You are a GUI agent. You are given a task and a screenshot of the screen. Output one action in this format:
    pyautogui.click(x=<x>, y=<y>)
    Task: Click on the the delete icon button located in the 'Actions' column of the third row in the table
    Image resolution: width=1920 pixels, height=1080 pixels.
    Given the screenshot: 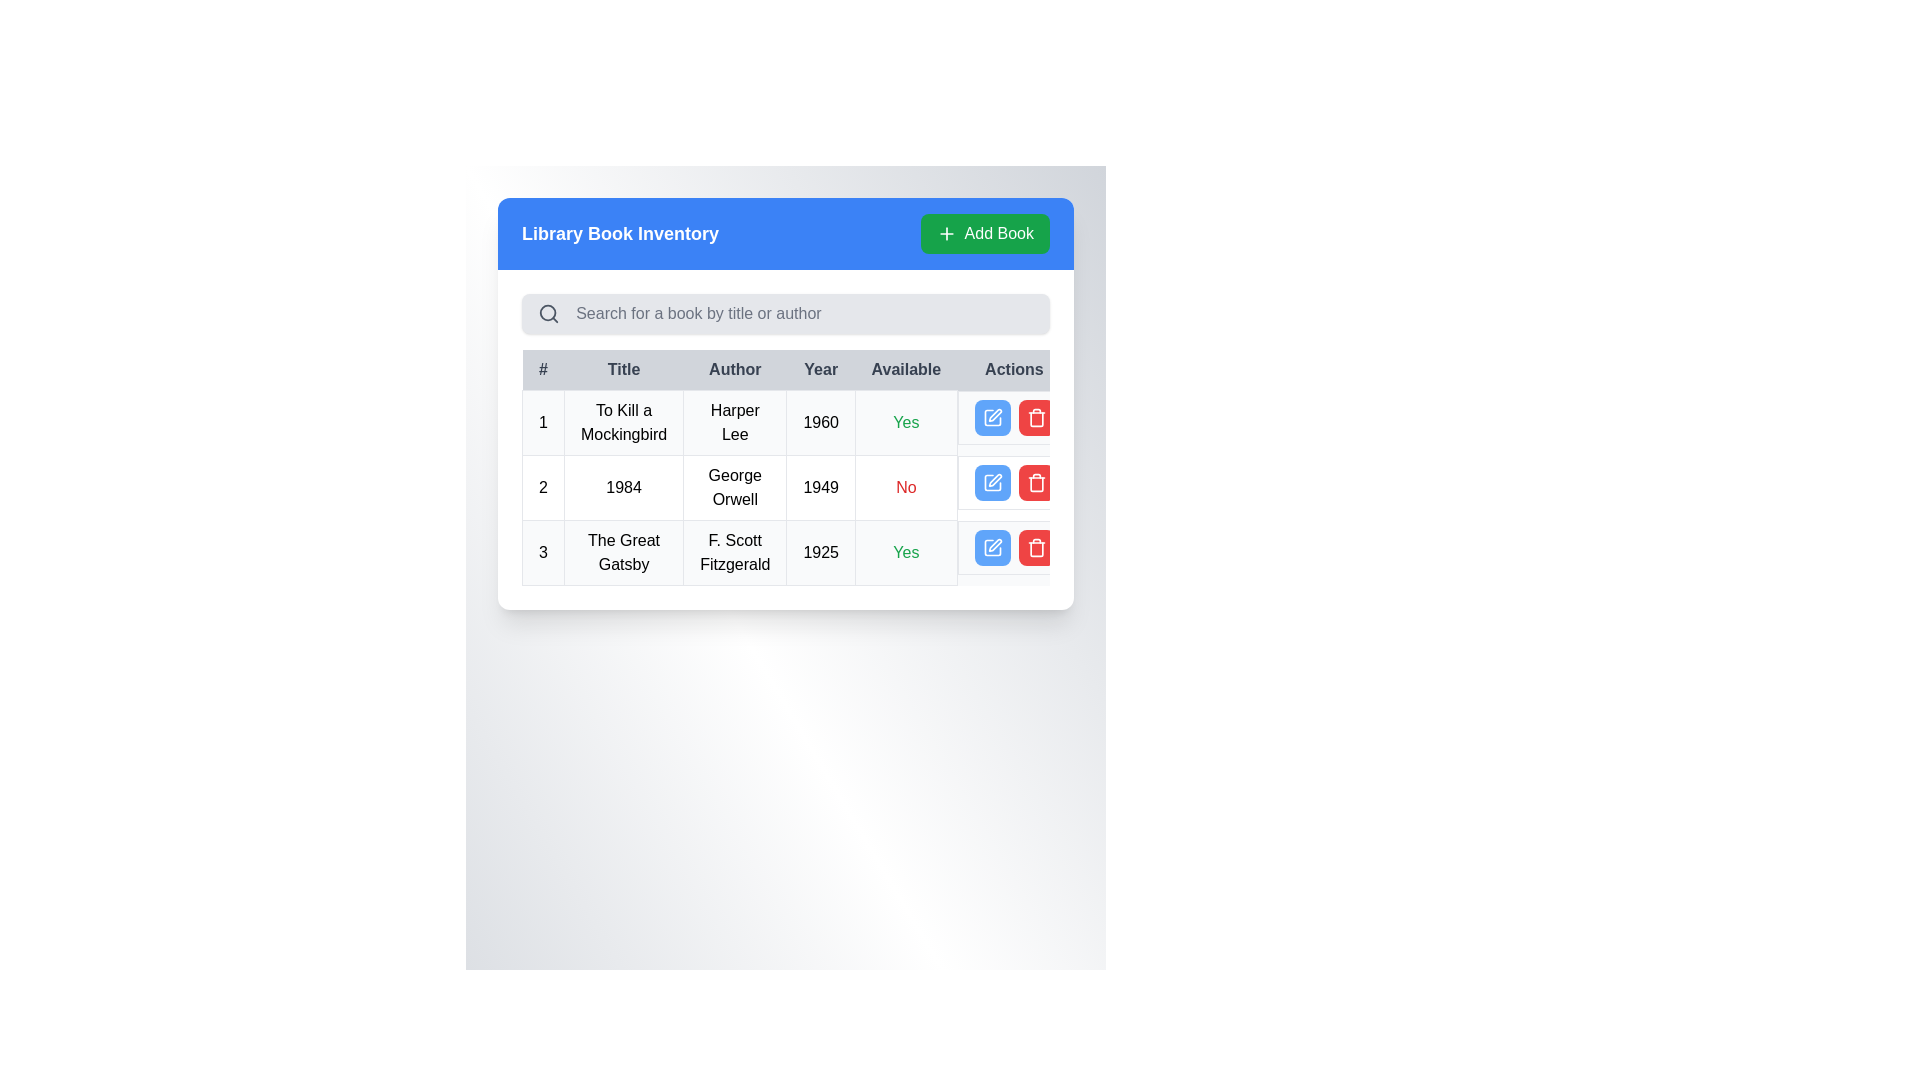 What is the action you would take?
    pyautogui.click(x=1036, y=547)
    